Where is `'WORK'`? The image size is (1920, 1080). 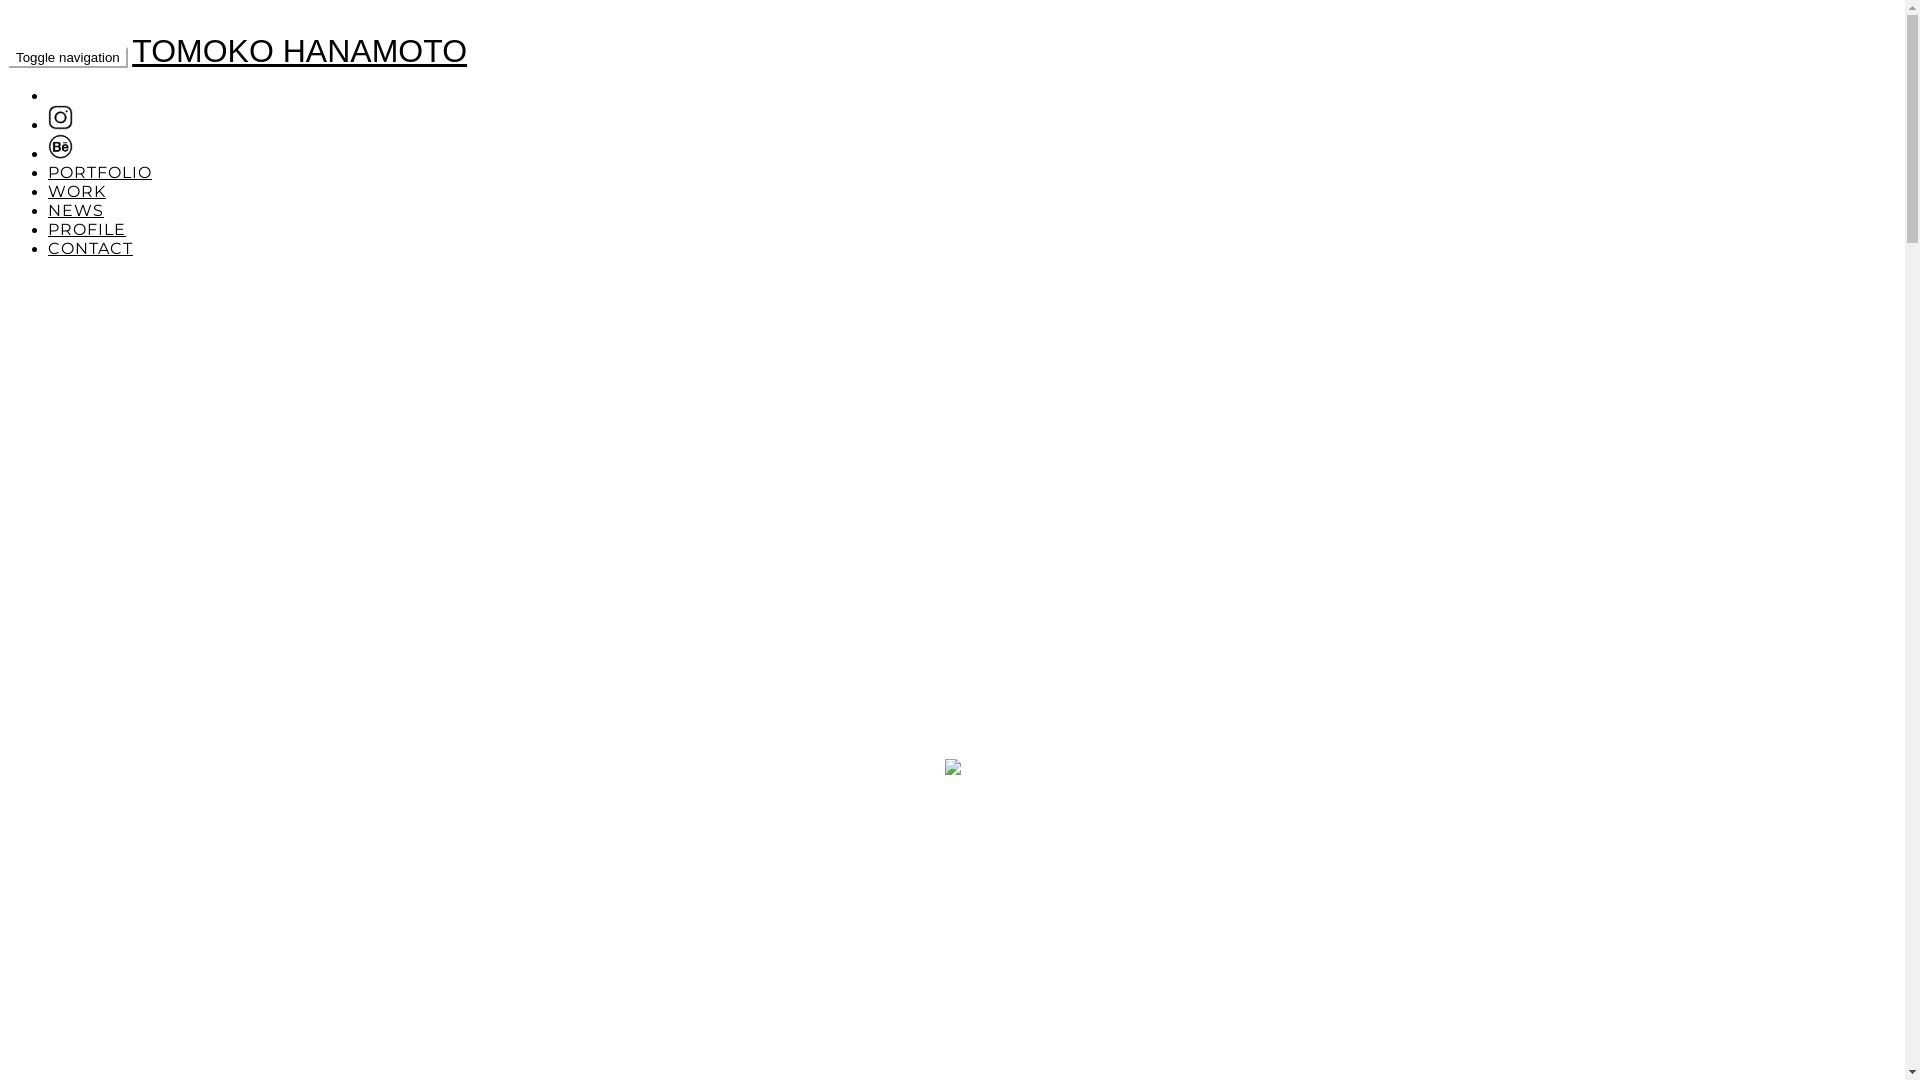
'WORK' is located at coordinates (76, 191).